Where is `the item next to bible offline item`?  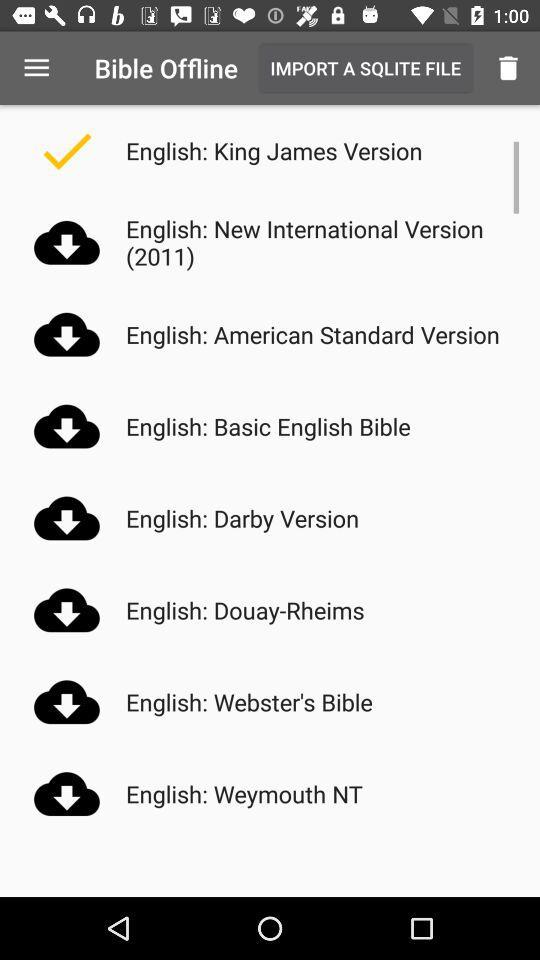
the item next to bible offline item is located at coordinates (36, 68).